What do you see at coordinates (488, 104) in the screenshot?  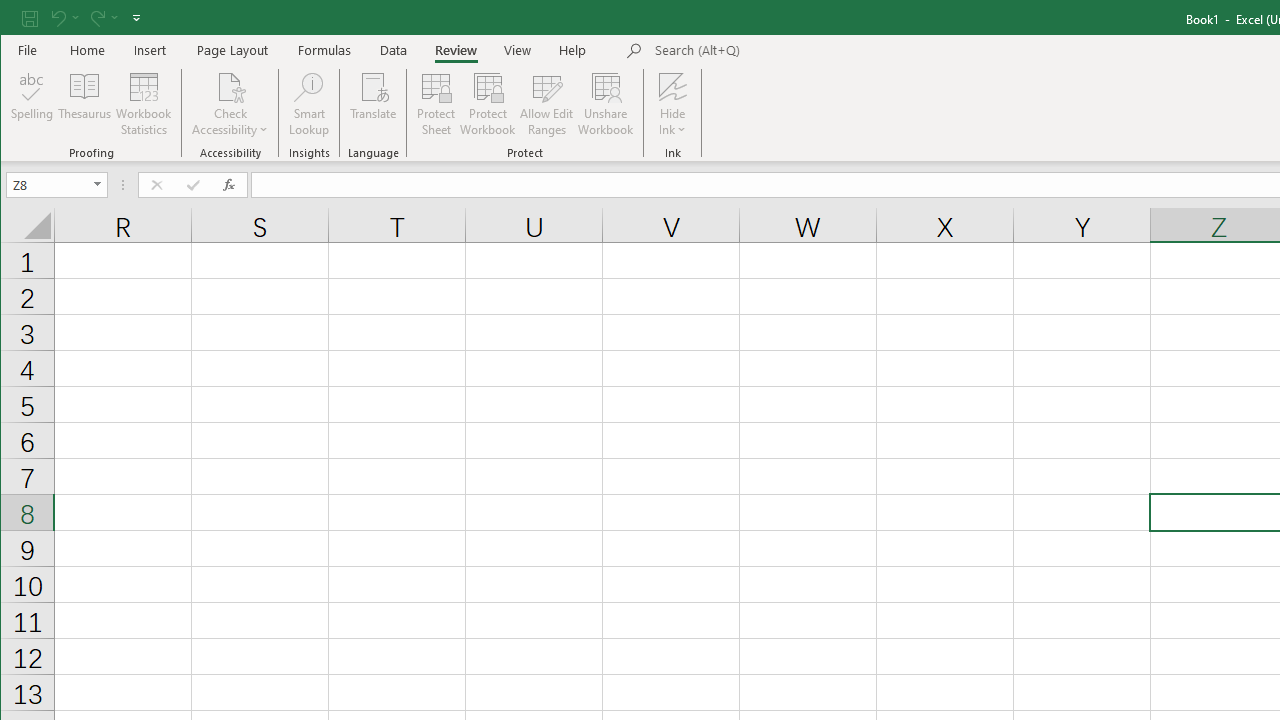 I see `'Protect Workbook...'` at bounding box center [488, 104].